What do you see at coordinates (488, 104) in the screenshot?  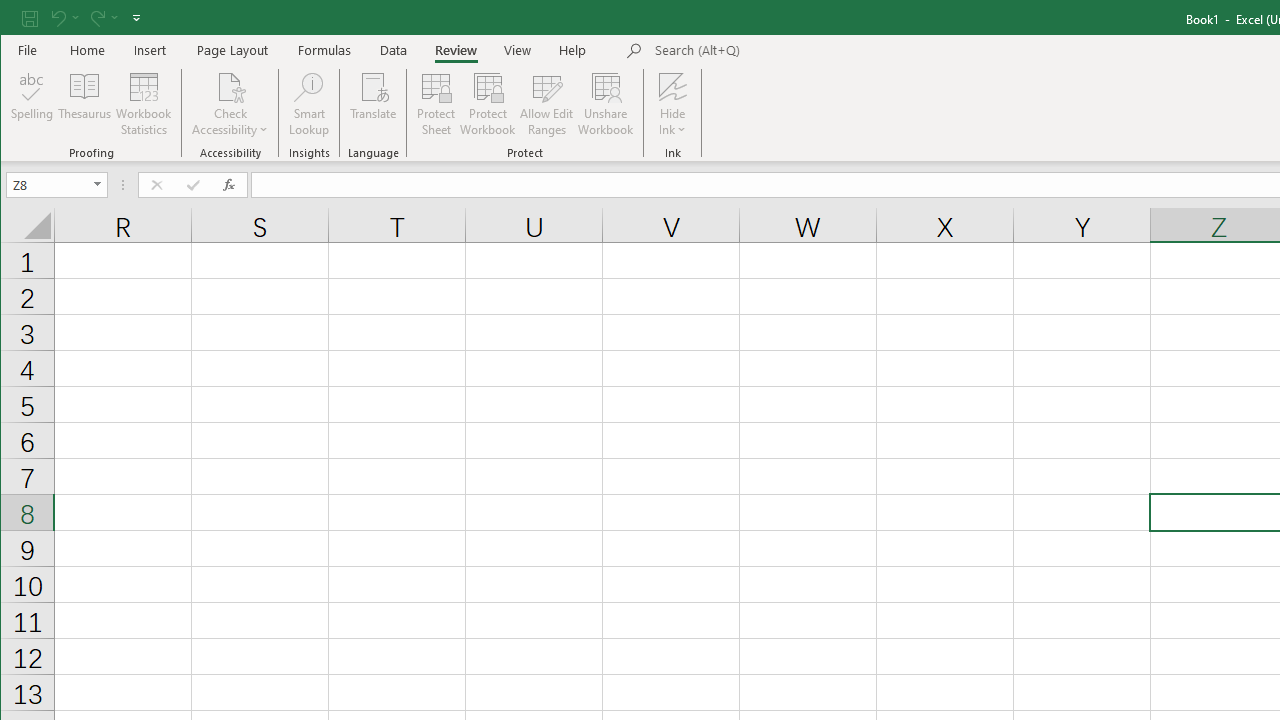 I see `'Protect Workbook...'` at bounding box center [488, 104].